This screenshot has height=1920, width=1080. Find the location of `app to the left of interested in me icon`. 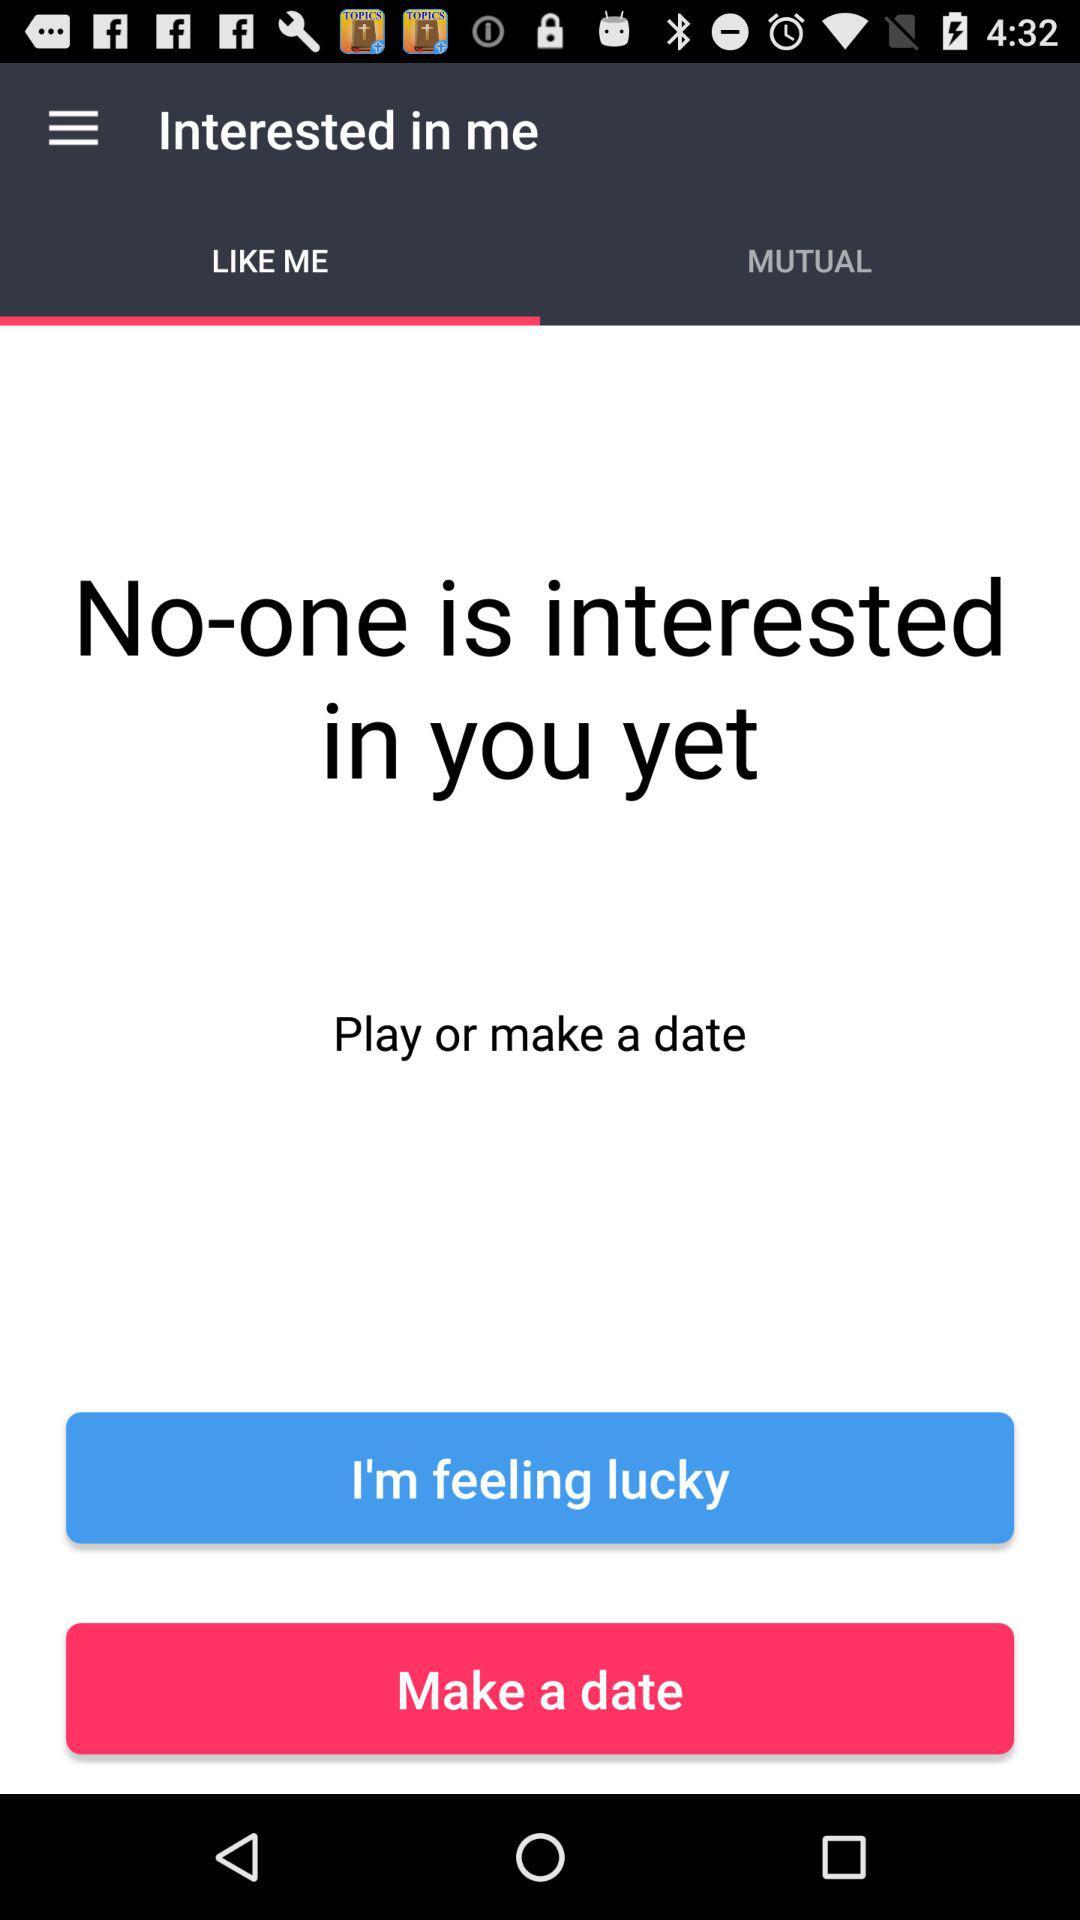

app to the left of interested in me icon is located at coordinates (72, 127).